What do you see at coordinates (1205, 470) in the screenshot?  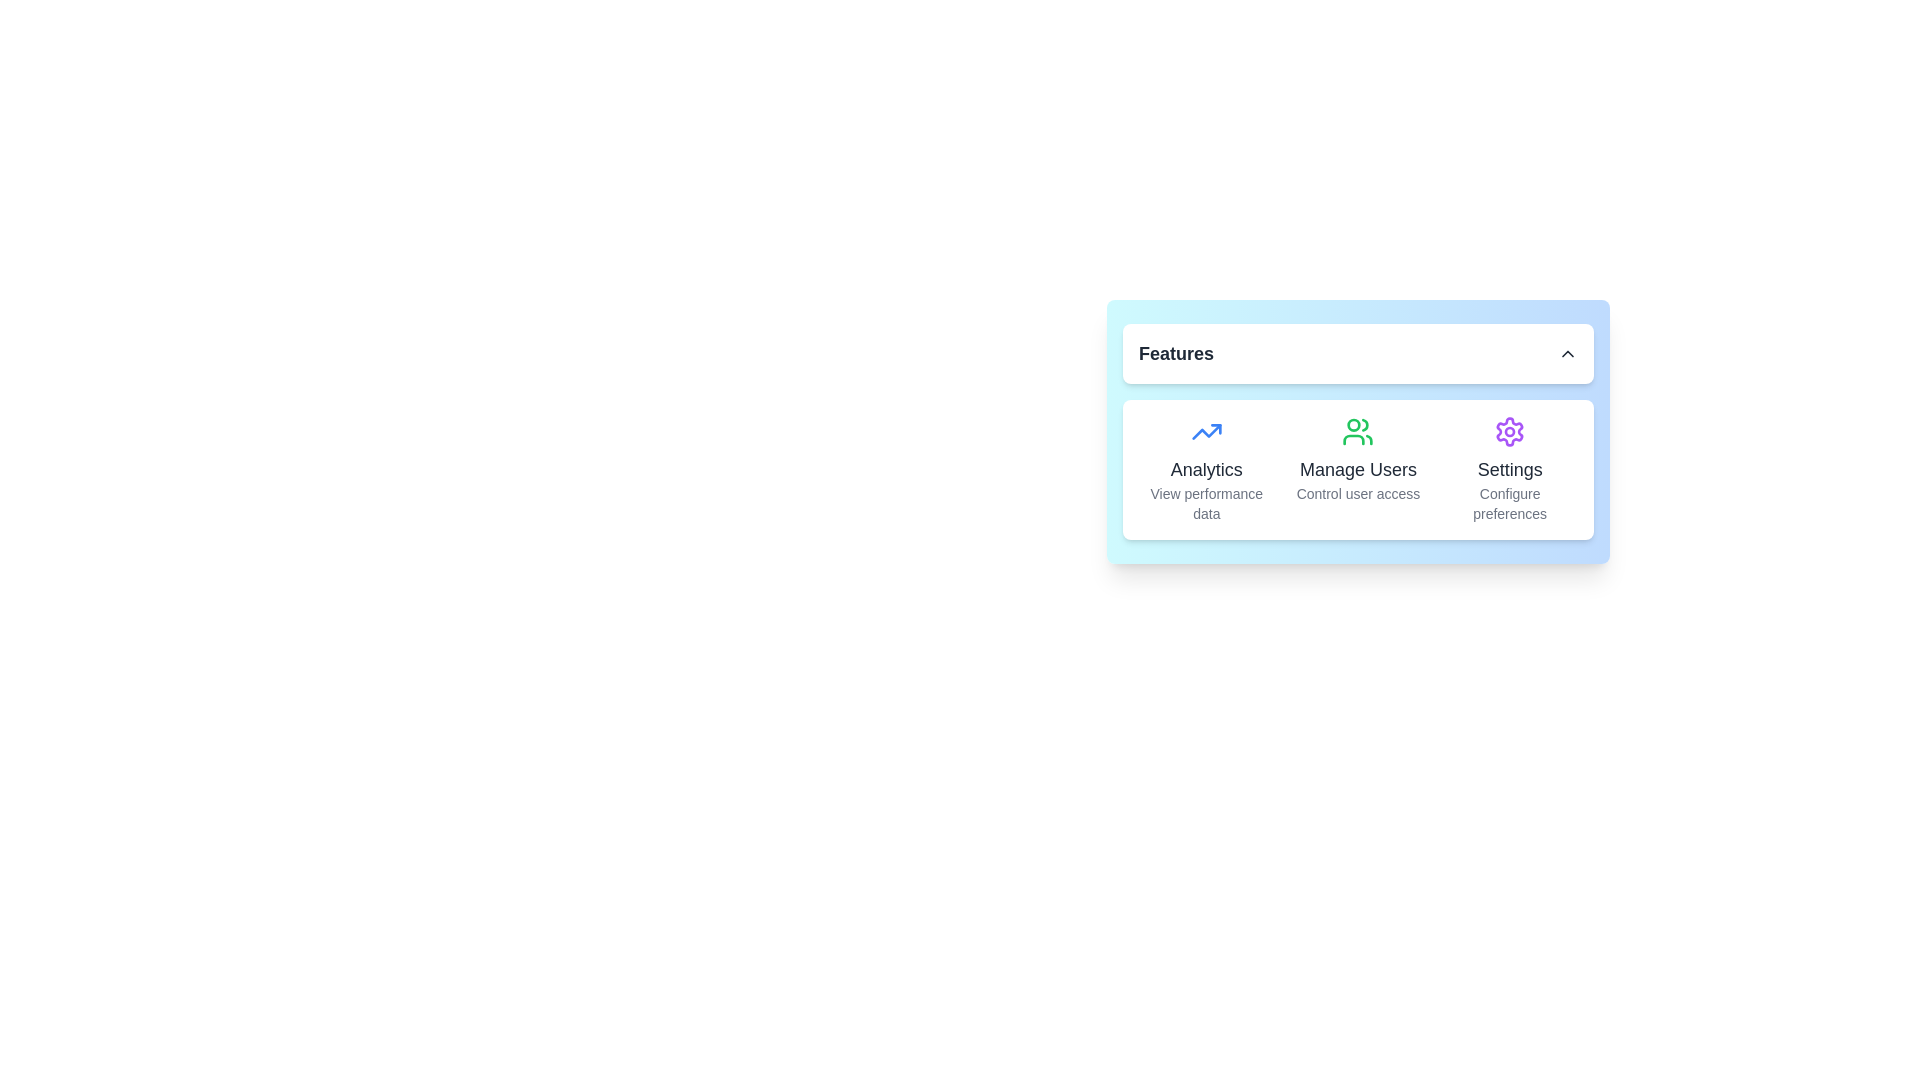 I see `the Clickable Card in the 'Features' grid section that provides access to analytics functionality` at bounding box center [1205, 470].